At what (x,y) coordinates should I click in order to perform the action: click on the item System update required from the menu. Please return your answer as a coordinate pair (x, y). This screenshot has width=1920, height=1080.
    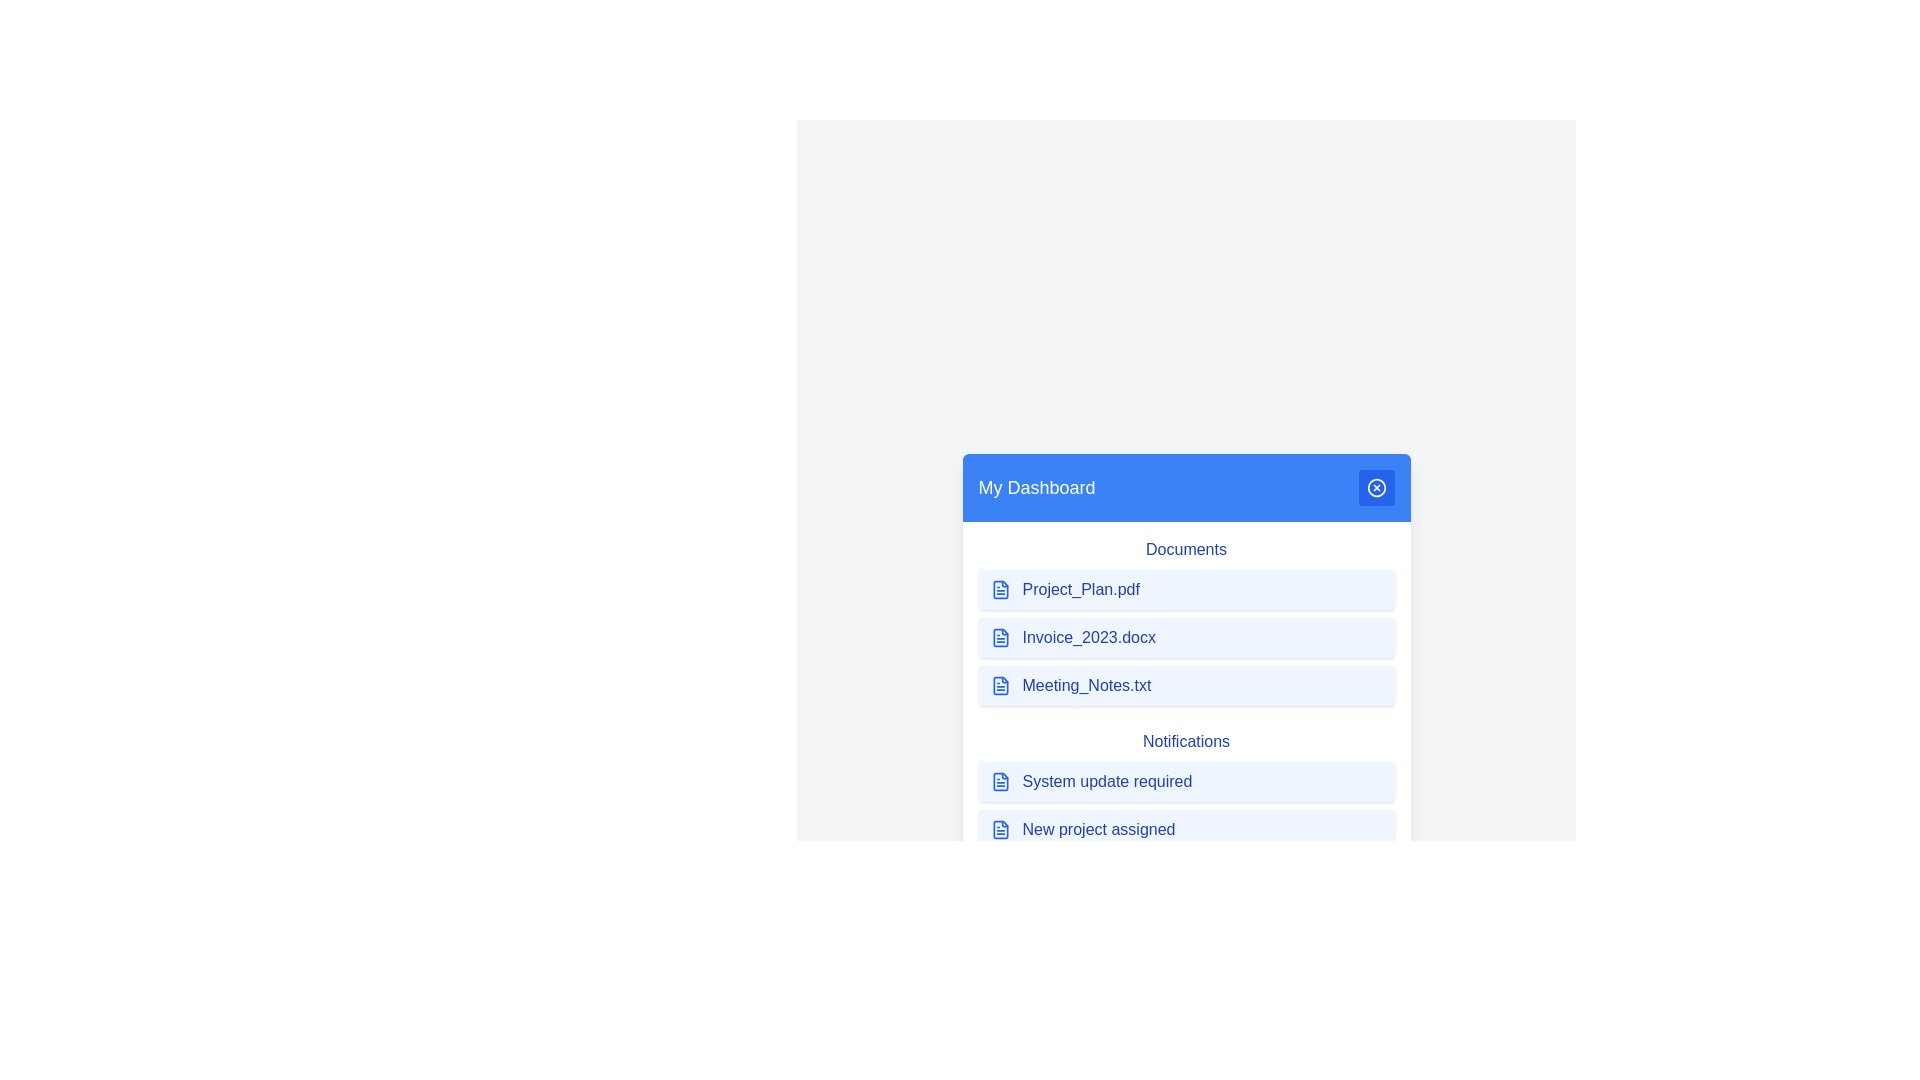
    Looking at the image, I should click on (1186, 781).